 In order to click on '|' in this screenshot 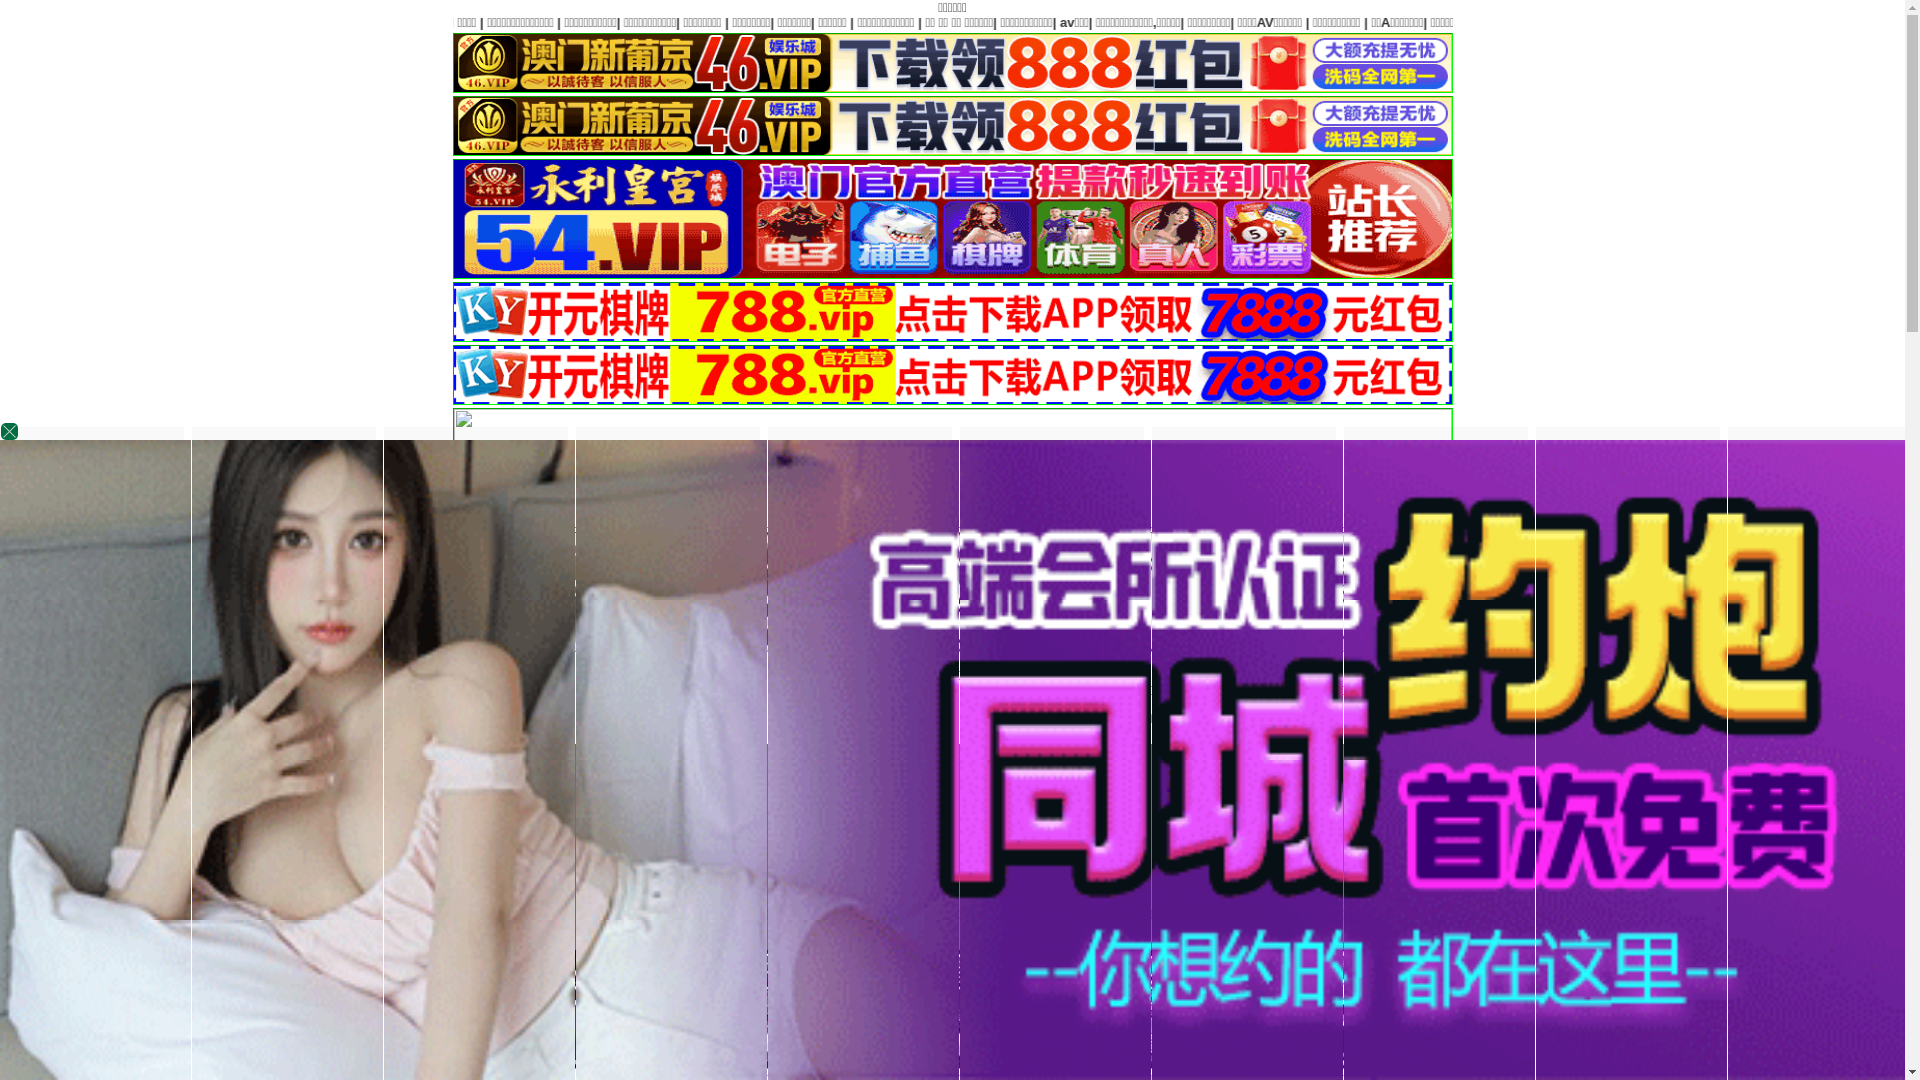, I will do `click(1440, 22)`.